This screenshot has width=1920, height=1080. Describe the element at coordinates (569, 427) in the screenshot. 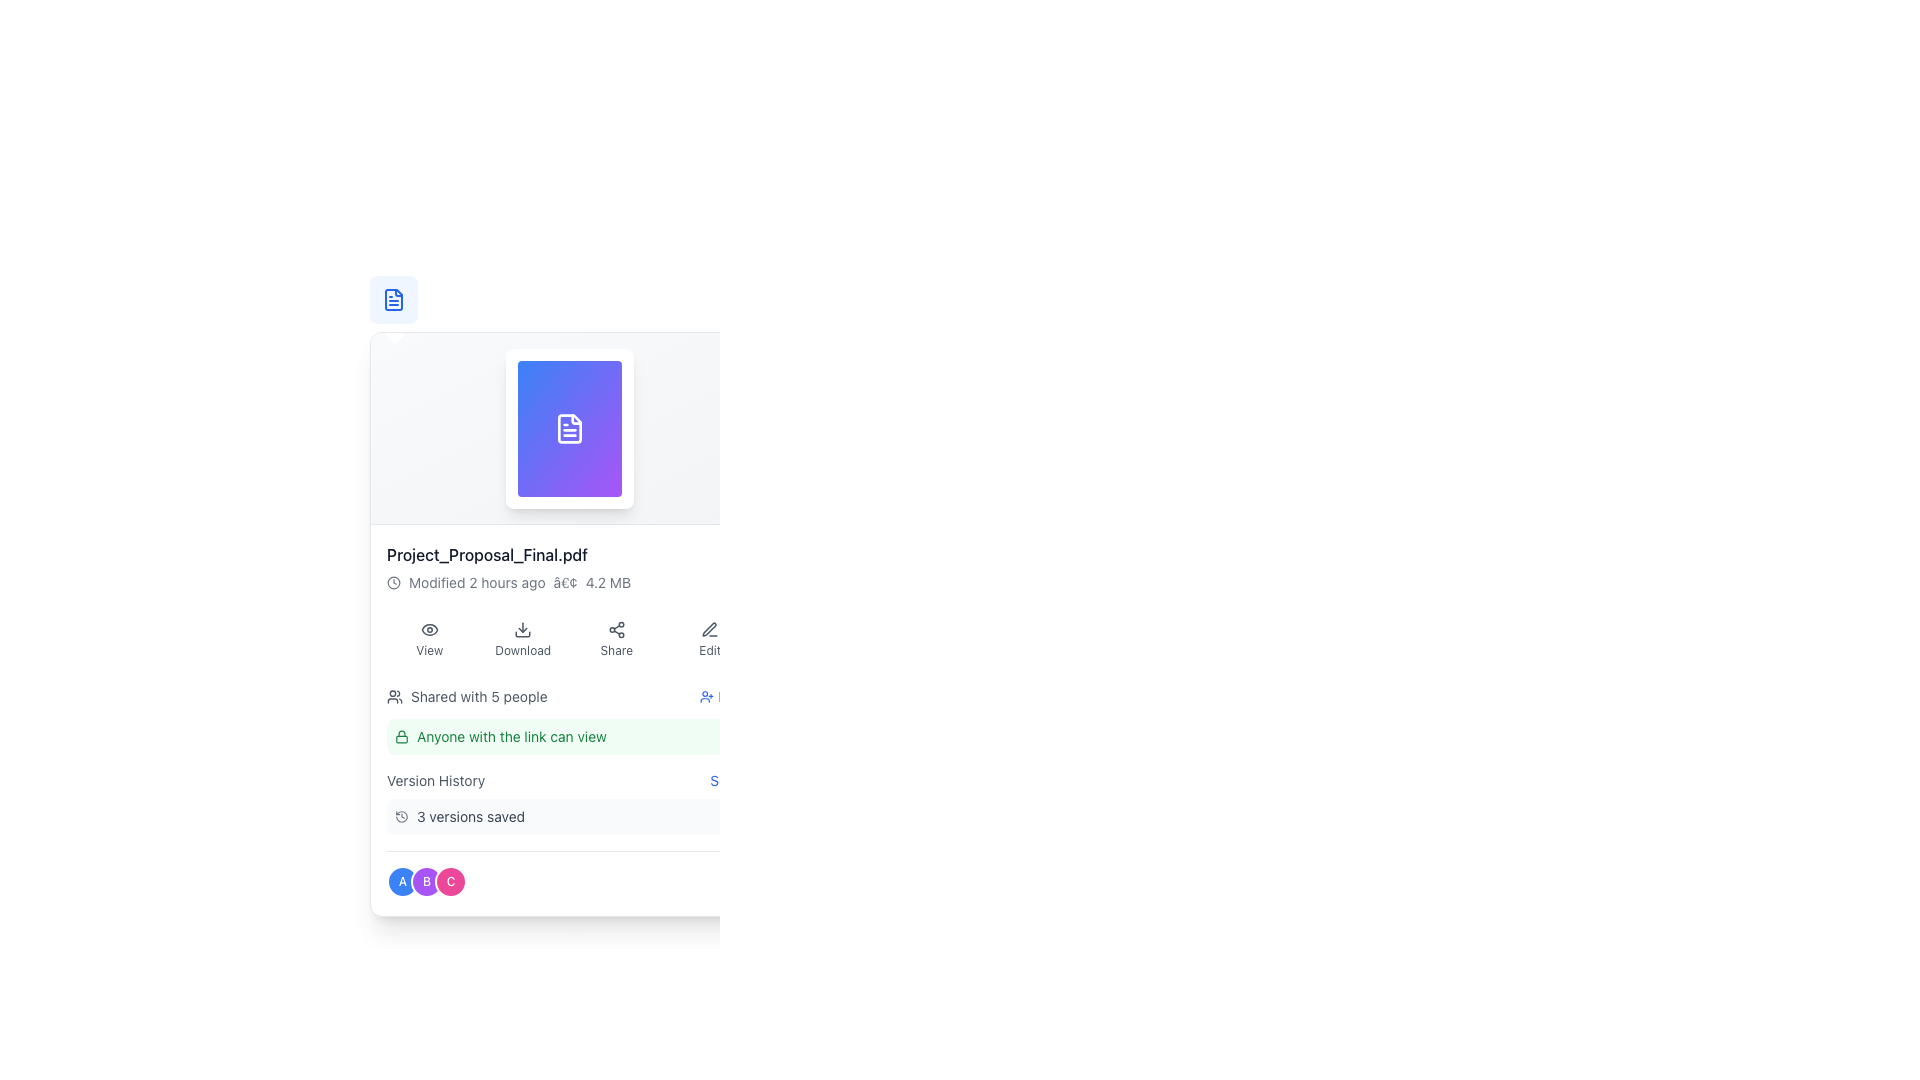

I see `the graphical representation icon within the button-like card` at that location.